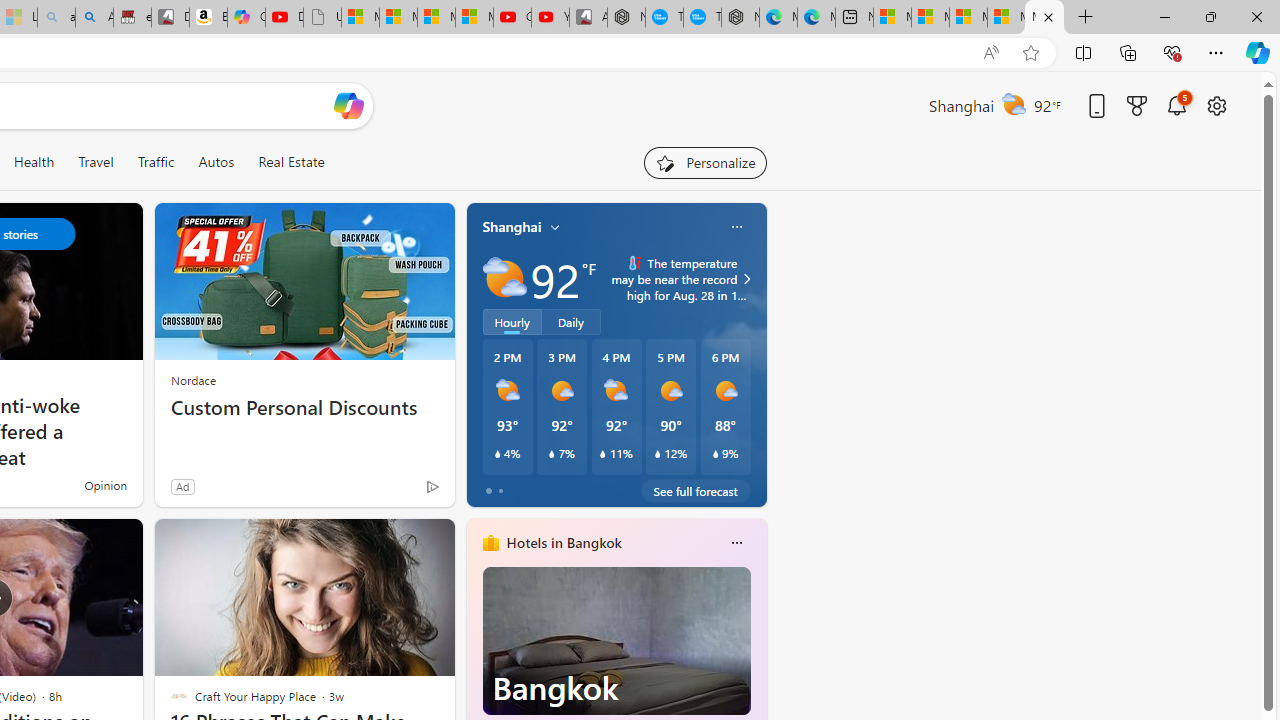 The width and height of the screenshot is (1280, 720). What do you see at coordinates (1171, 51) in the screenshot?
I see `'Browser essentials'` at bounding box center [1171, 51].